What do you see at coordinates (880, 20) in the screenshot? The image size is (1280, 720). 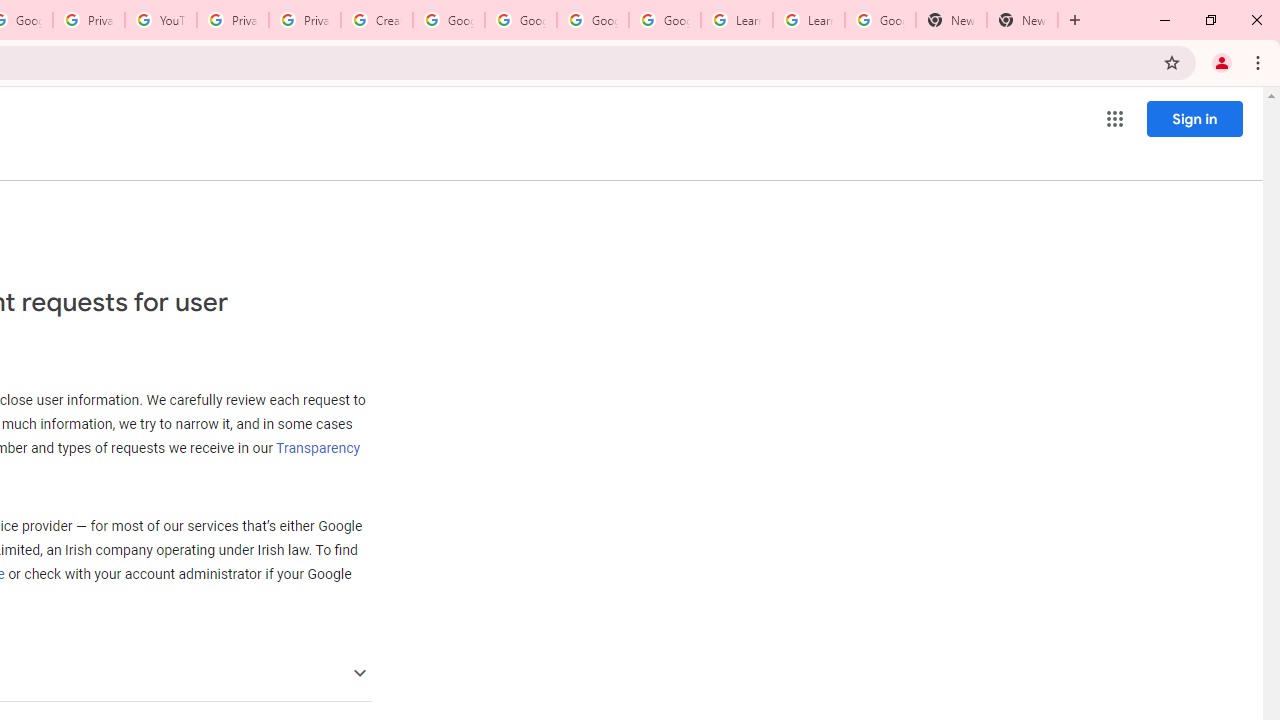 I see `'Google Account'` at bounding box center [880, 20].